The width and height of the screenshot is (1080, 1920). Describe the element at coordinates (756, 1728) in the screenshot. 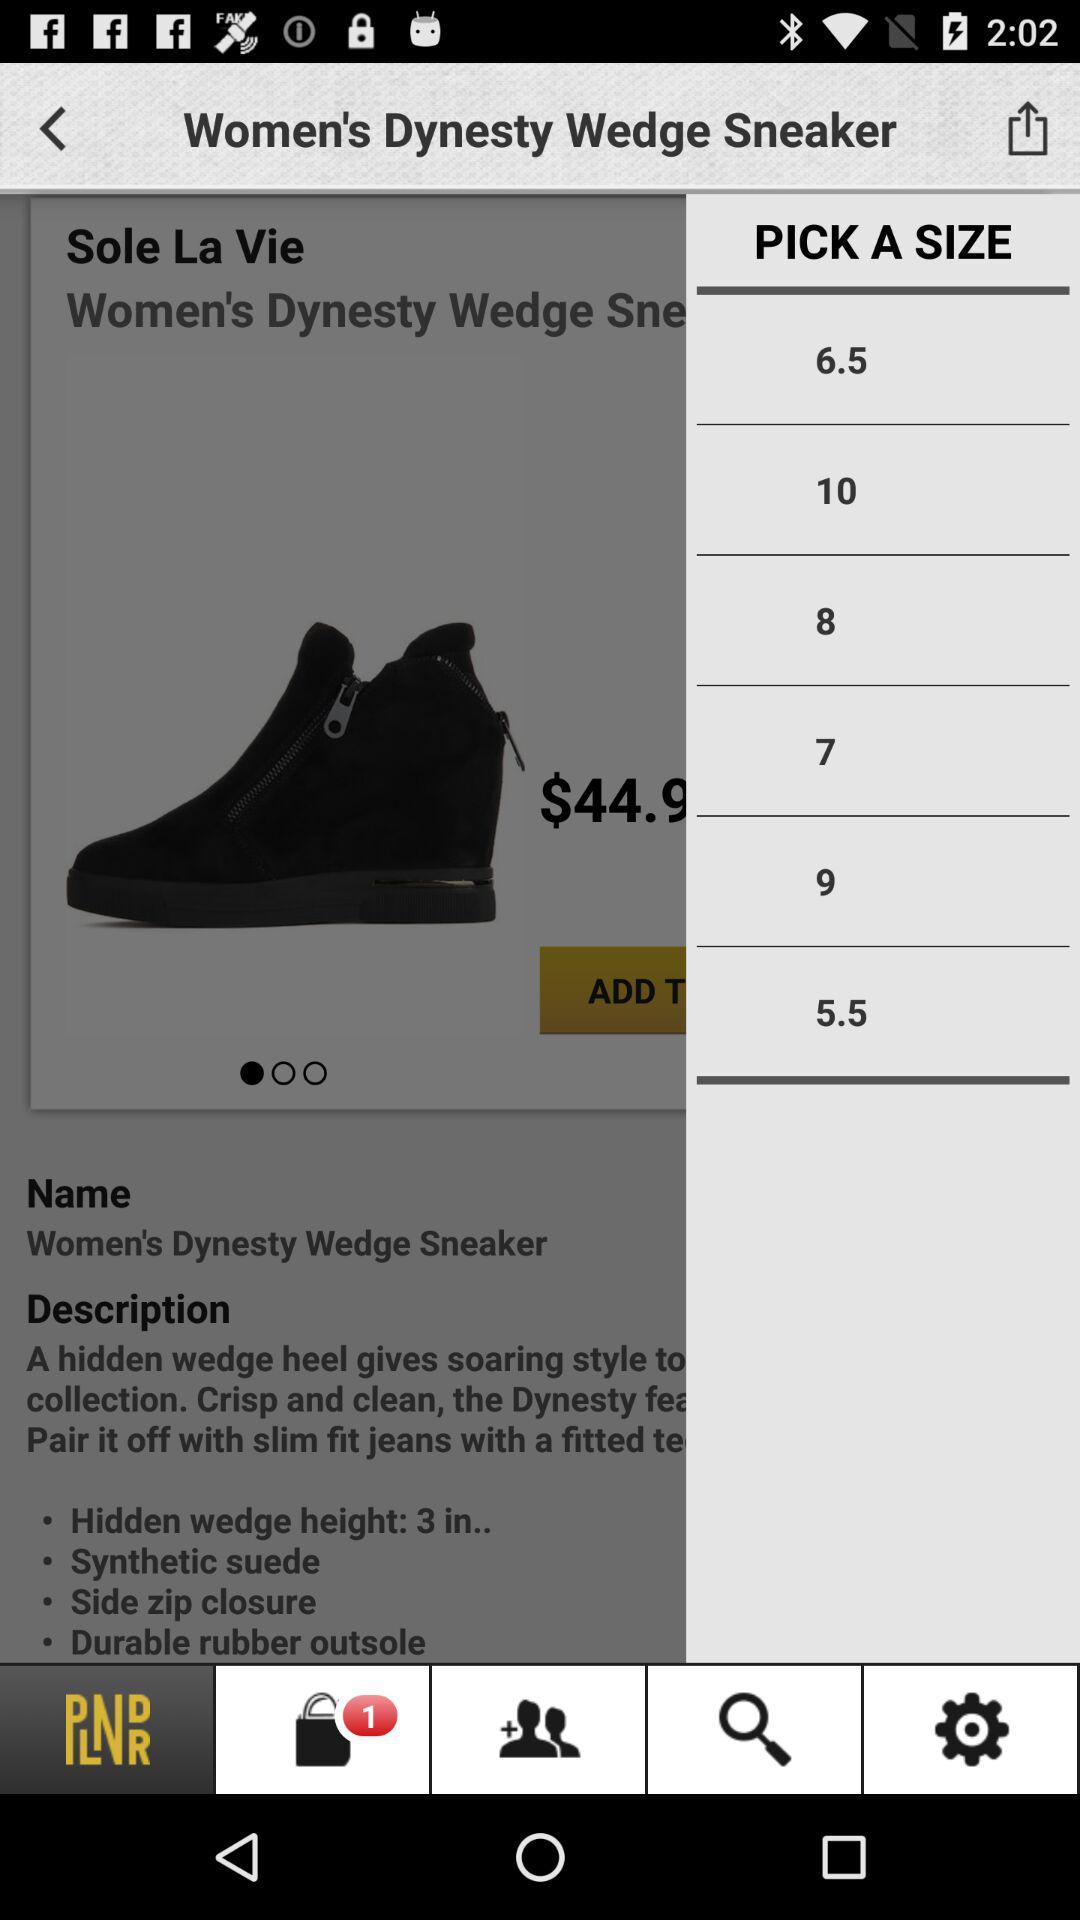

I see `the search icon` at that location.